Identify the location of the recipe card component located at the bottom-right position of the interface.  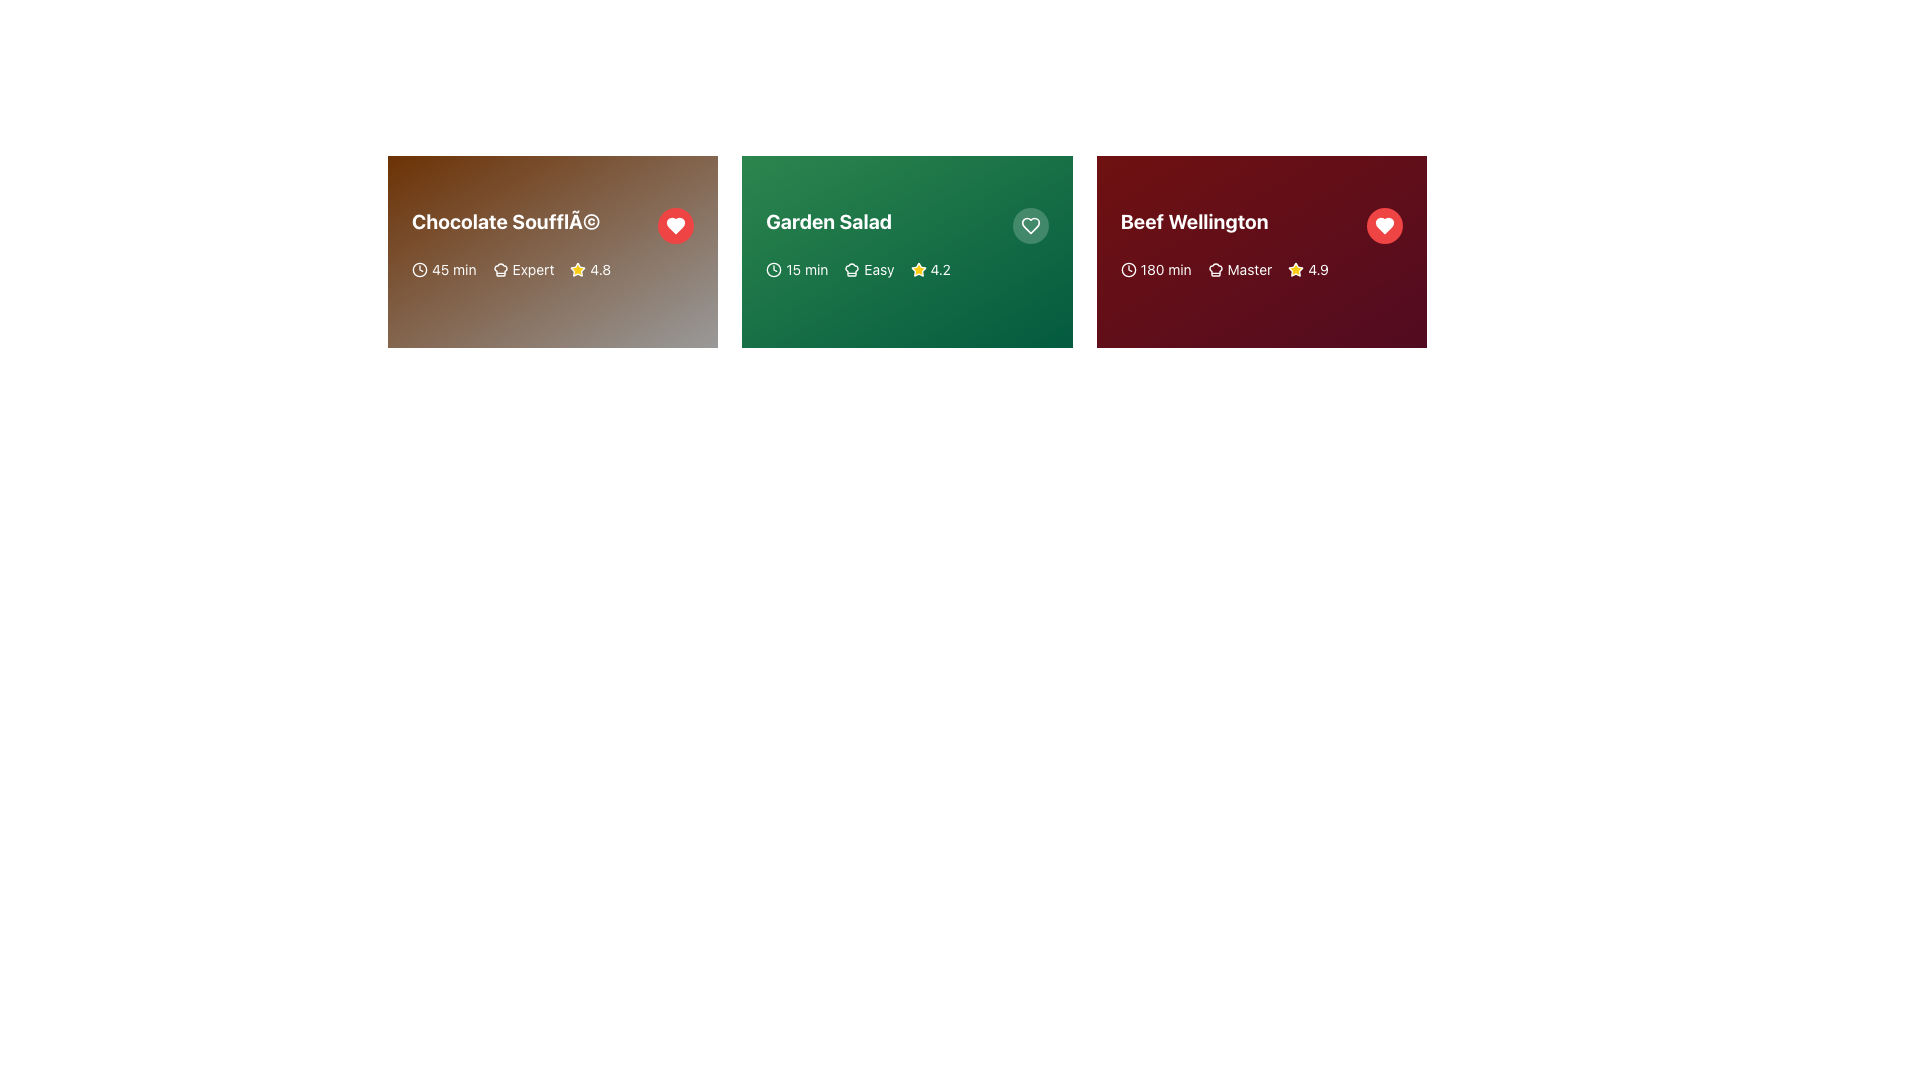
(1260, 250).